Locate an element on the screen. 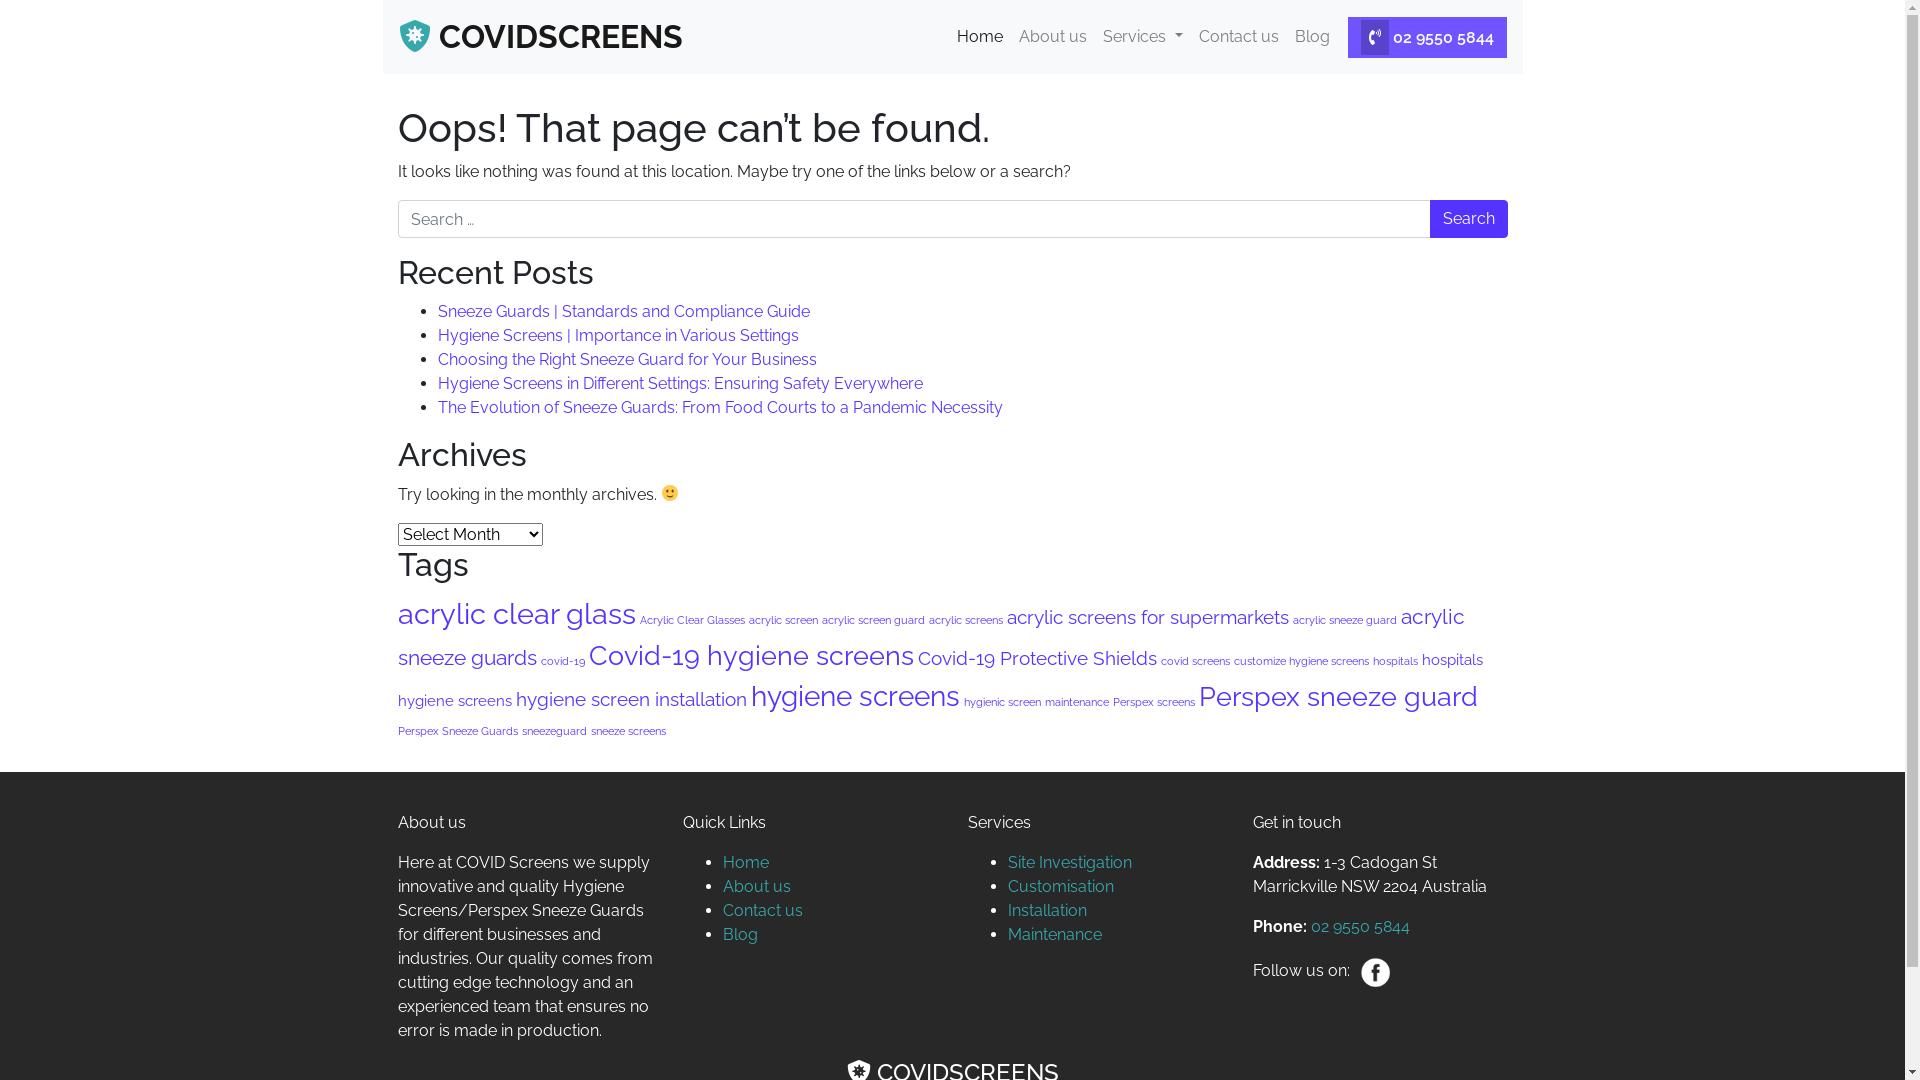 This screenshot has width=1920, height=1080. 'About us' is located at coordinates (754, 885).